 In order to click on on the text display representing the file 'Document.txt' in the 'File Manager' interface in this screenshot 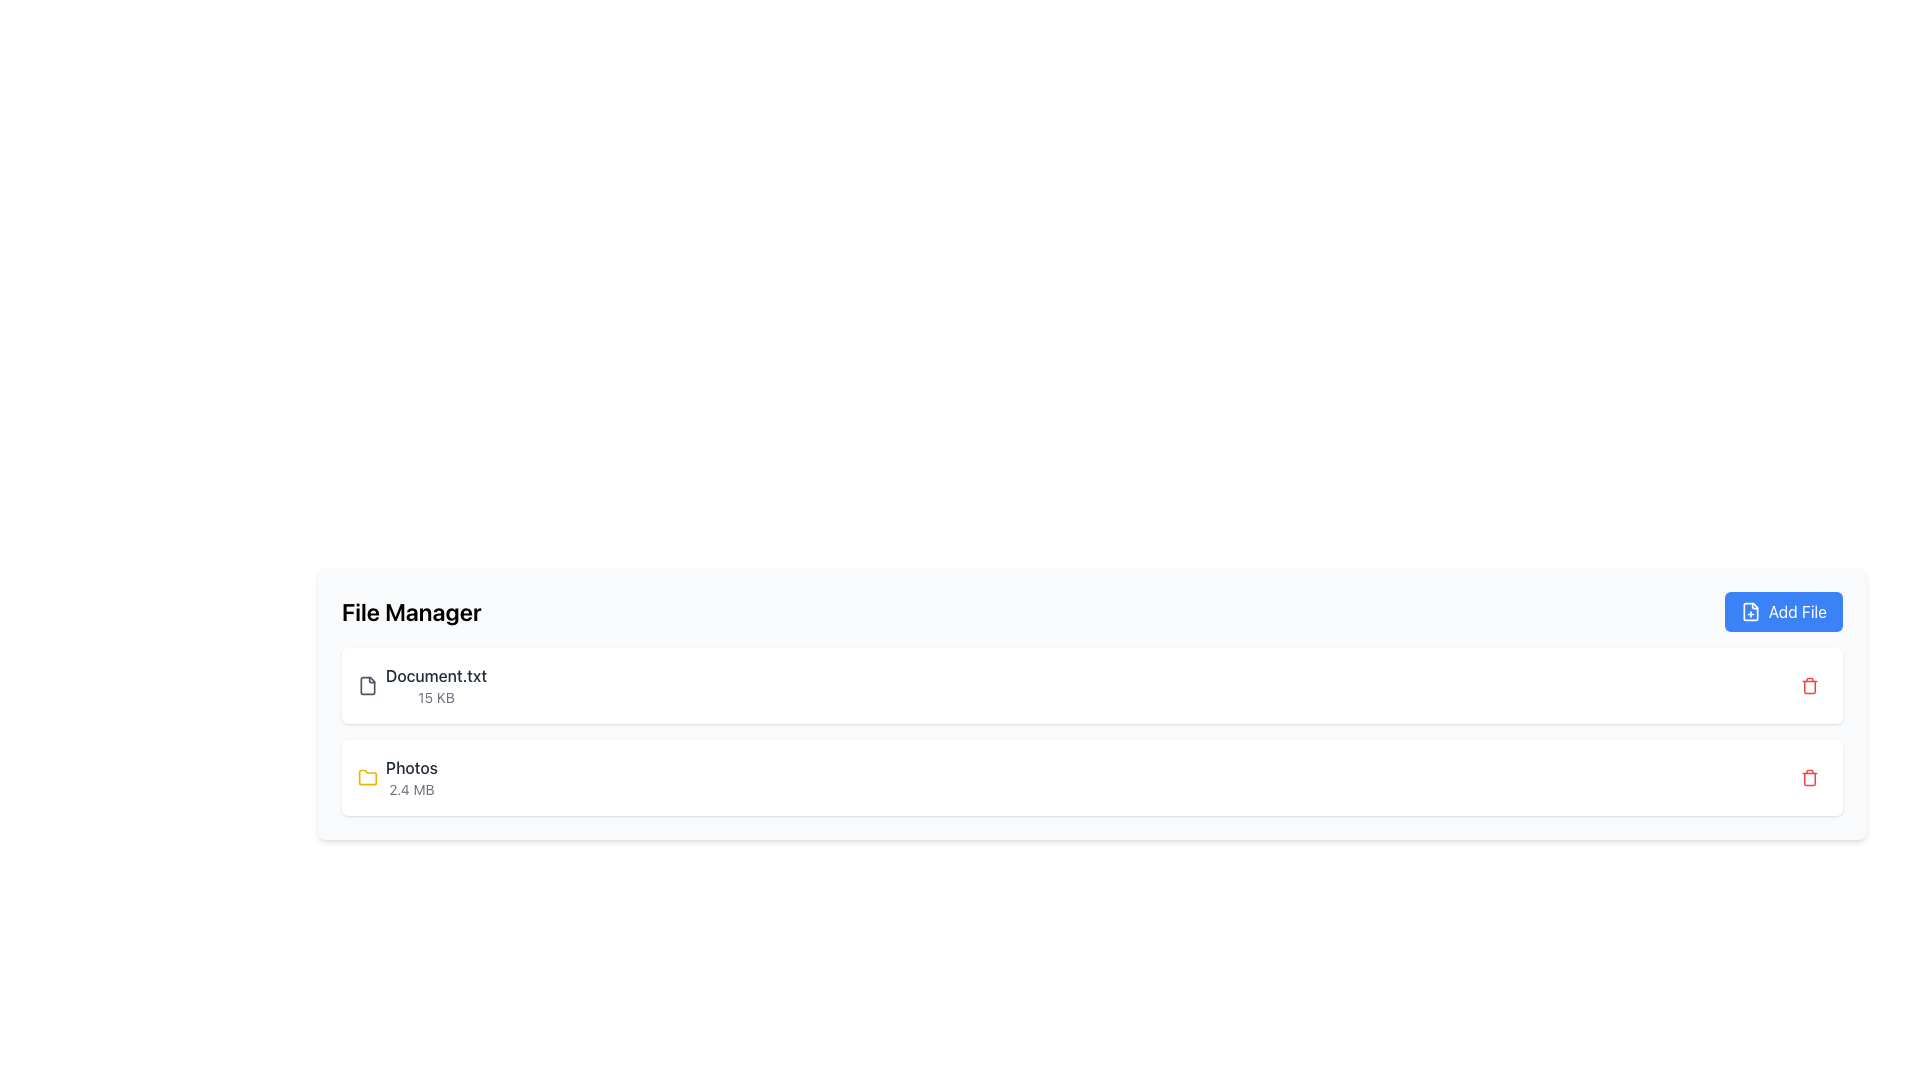, I will do `click(435, 685)`.